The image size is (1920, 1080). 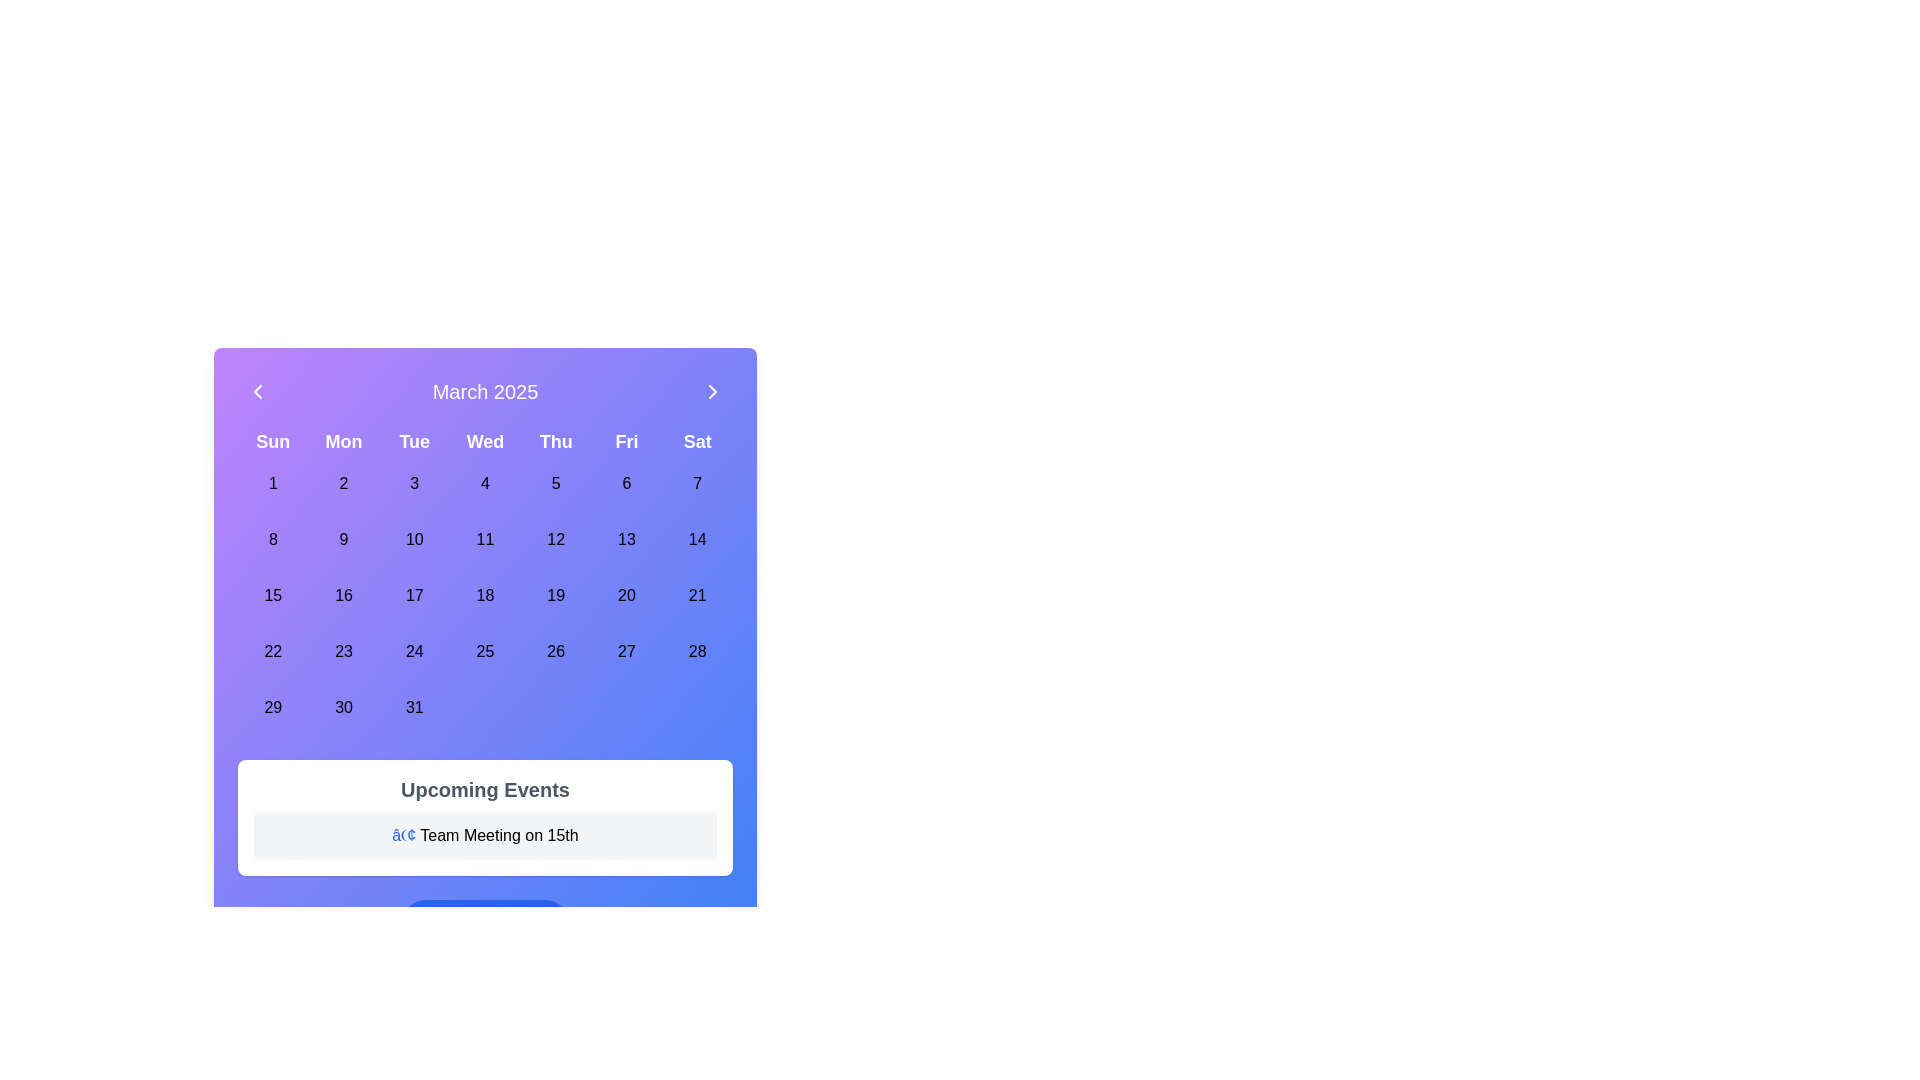 I want to click on the calendar day cell located in the sixth column of the third row under the 'Sat' header, so click(x=697, y=540).